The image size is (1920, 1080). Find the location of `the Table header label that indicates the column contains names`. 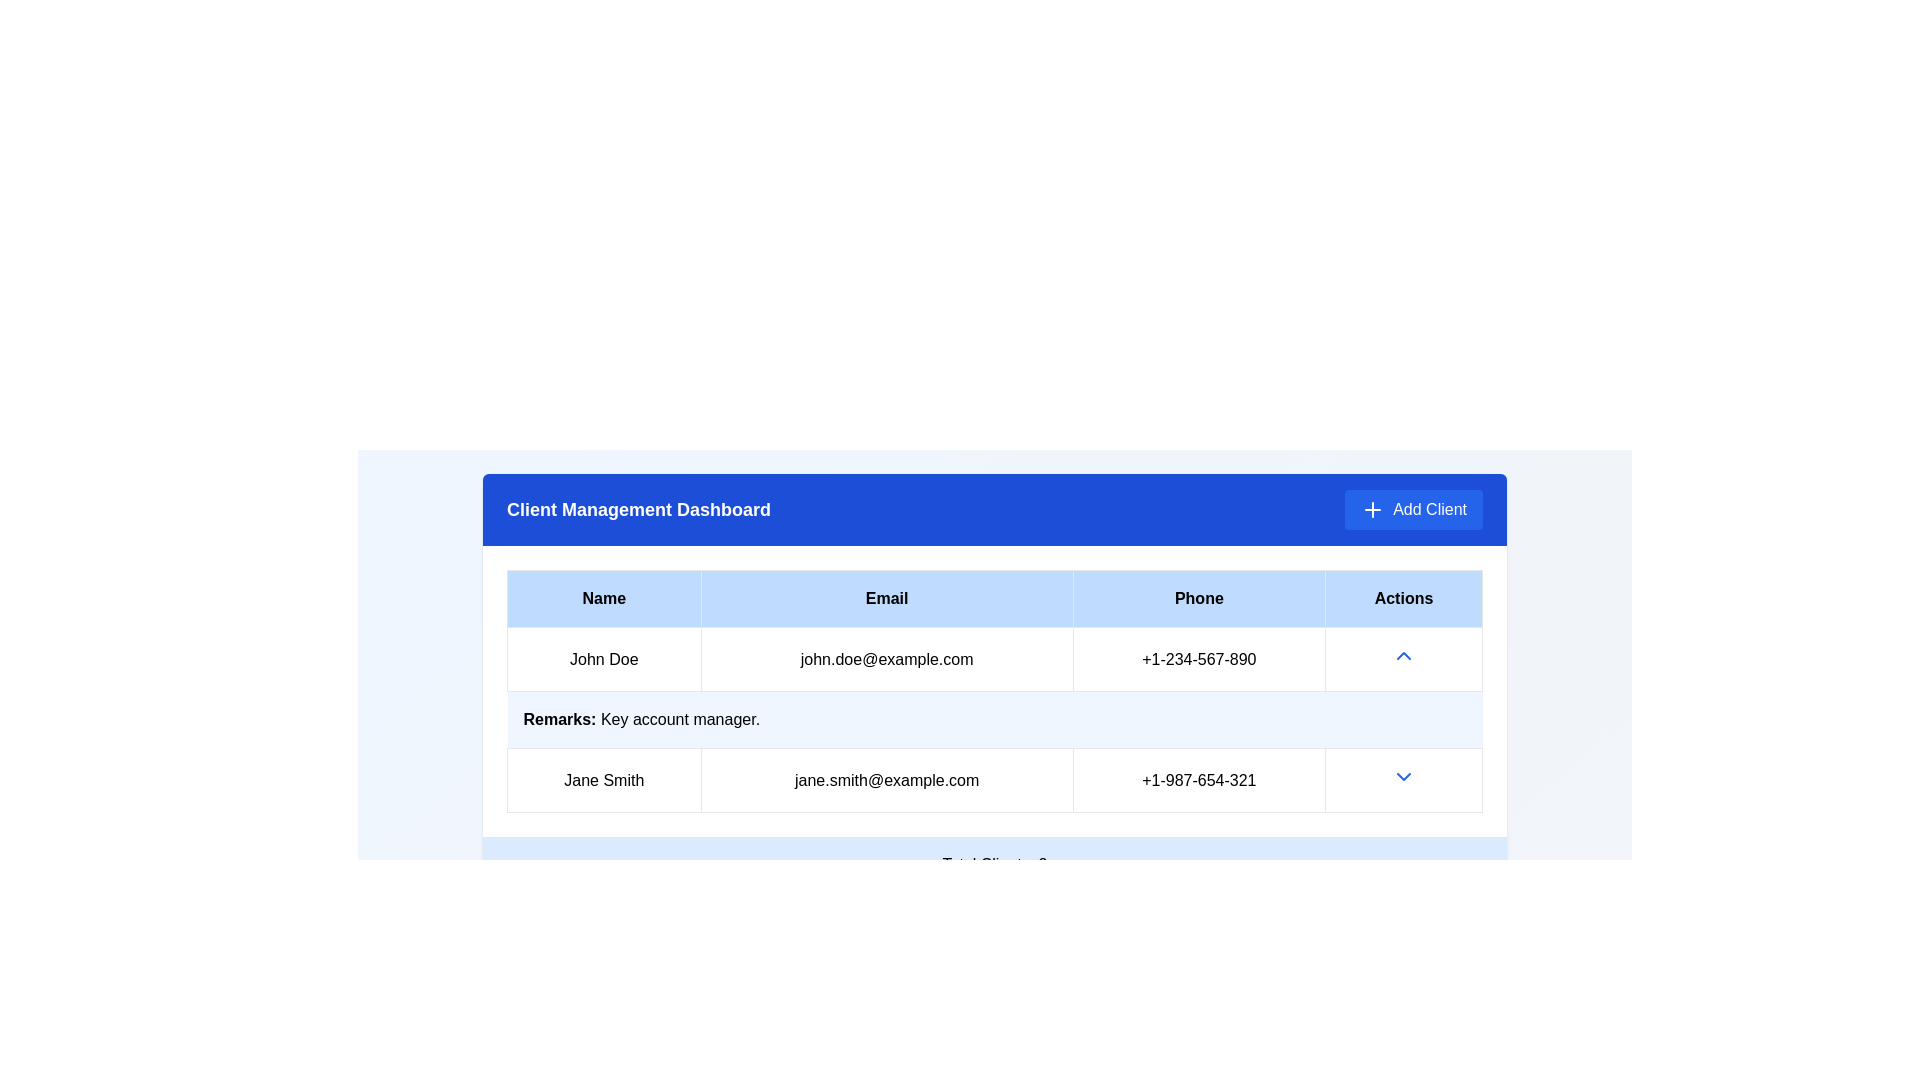

the Table header label that indicates the column contains names is located at coordinates (603, 597).